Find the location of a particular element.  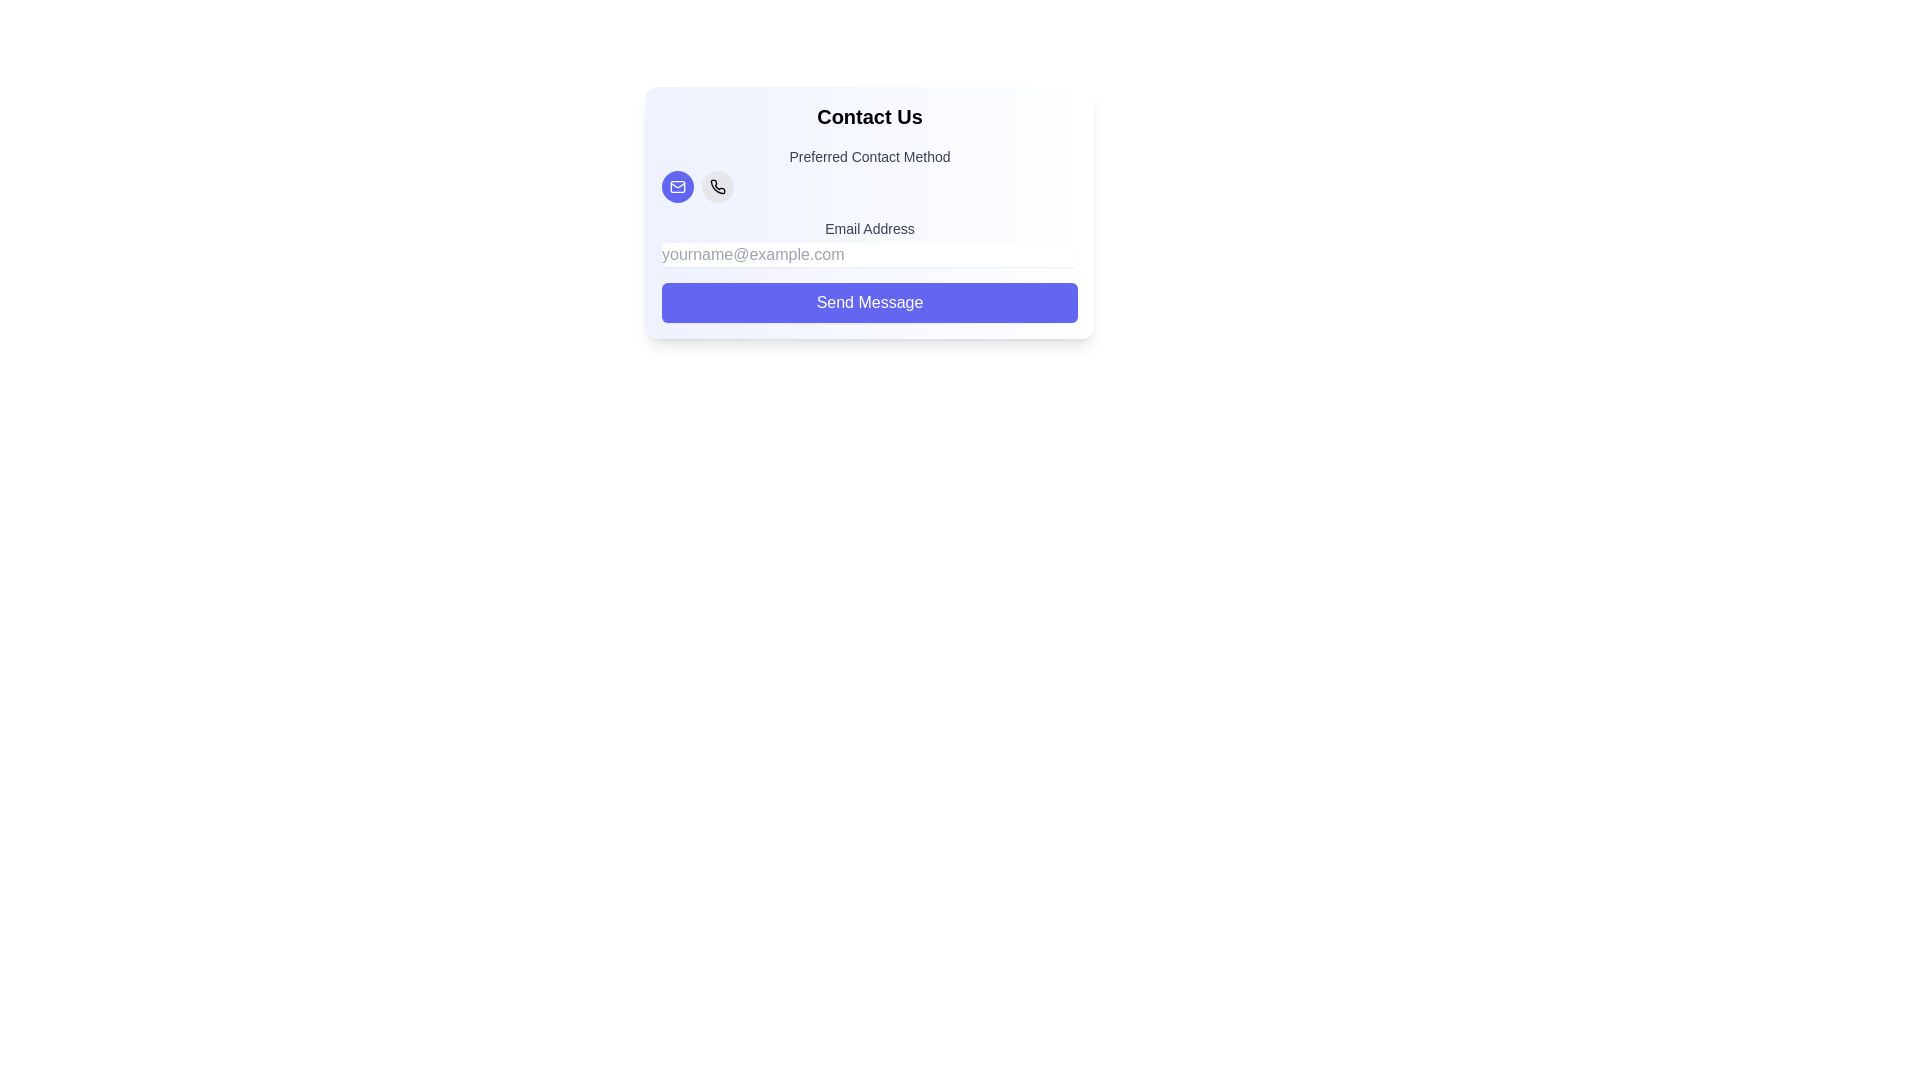

the text label reading 'Preferred Contact Method', which is styled in bold dark gray and centrally aligned above the contact method icons is located at coordinates (869, 156).